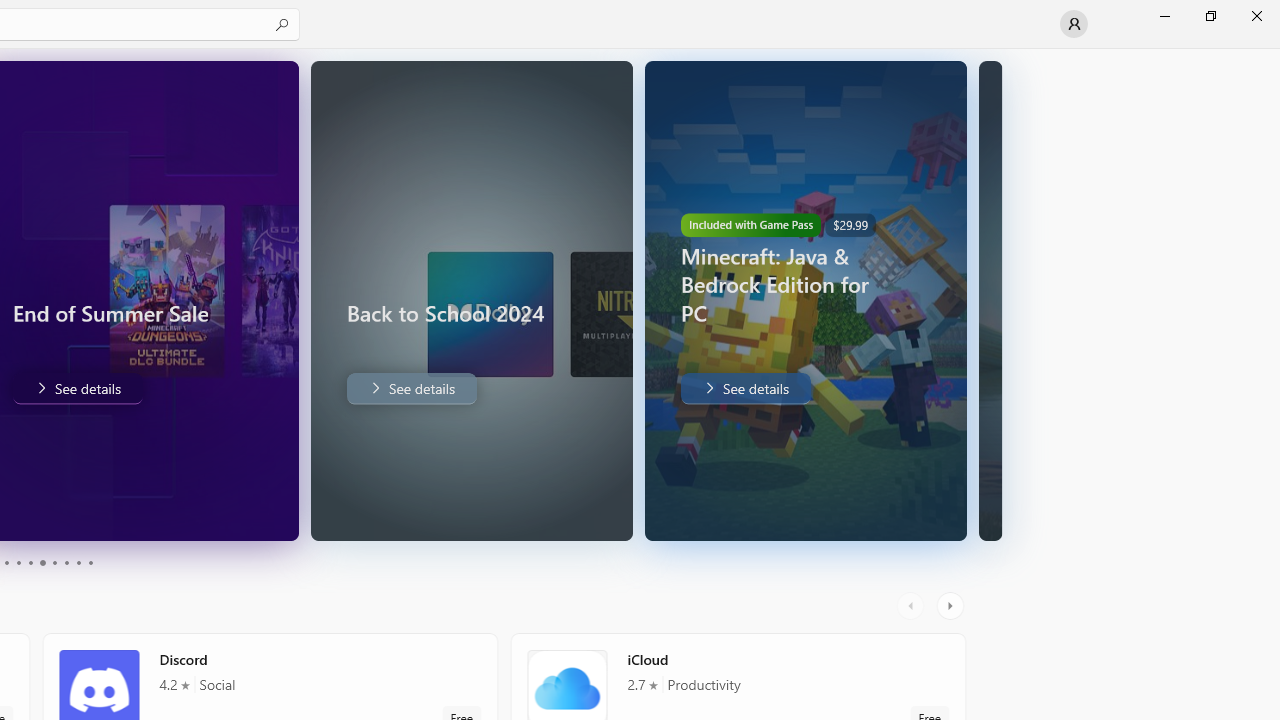  Describe the element at coordinates (1255, 15) in the screenshot. I see `'Close Microsoft Store'` at that location.